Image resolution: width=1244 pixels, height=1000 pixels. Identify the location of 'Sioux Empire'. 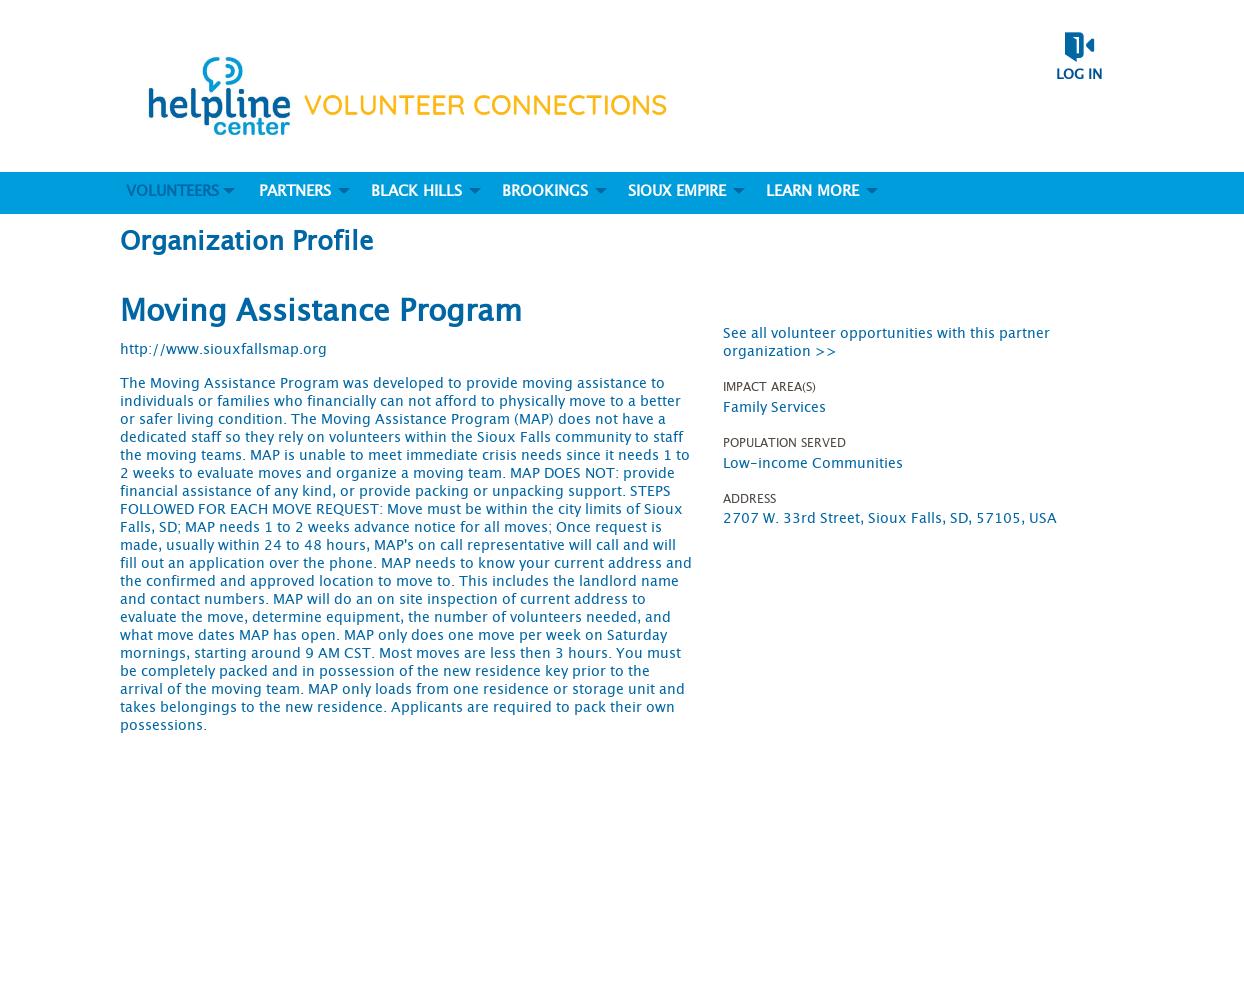
(676, 189).